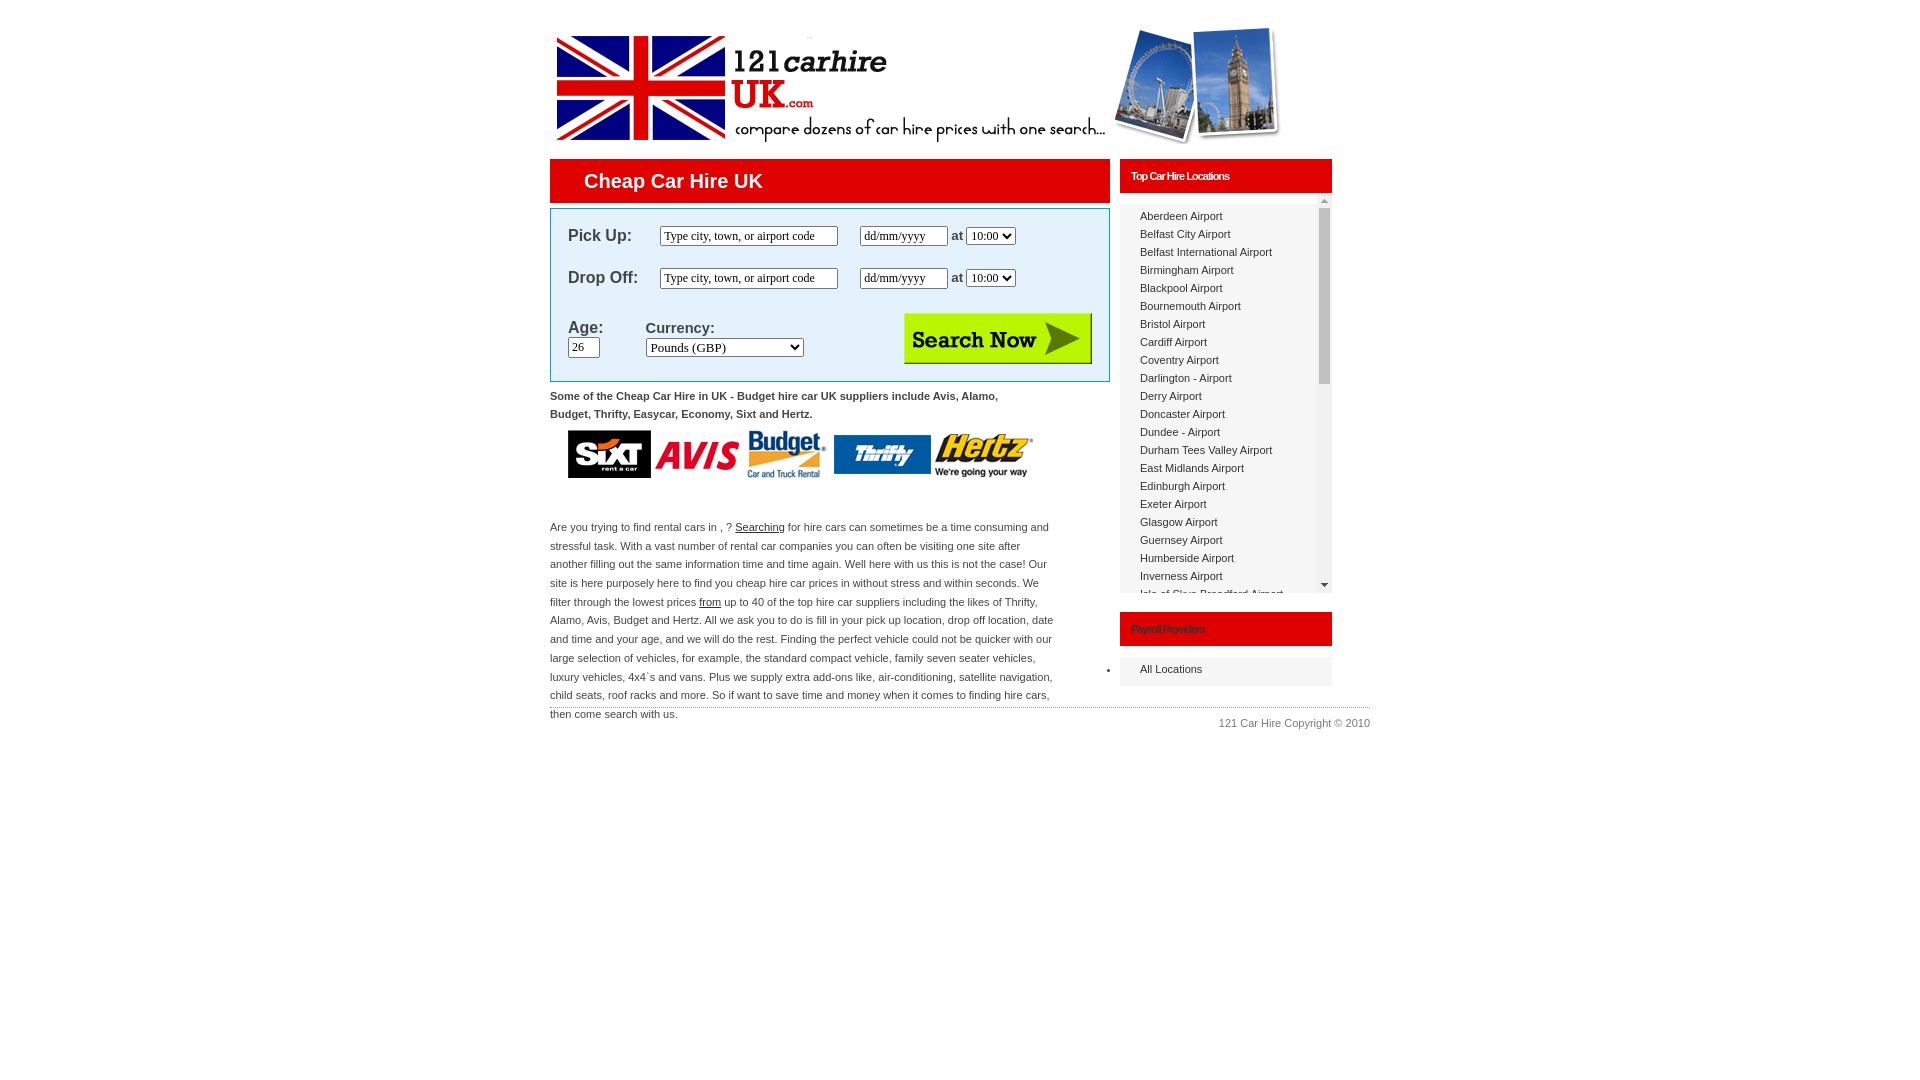 The height and width of the screenshot is (1080, 1920). What do you see at coordinates (1172, 323) in the screenshot?
I see `'Bristol Airport'` at bounding box center [1172, 323].